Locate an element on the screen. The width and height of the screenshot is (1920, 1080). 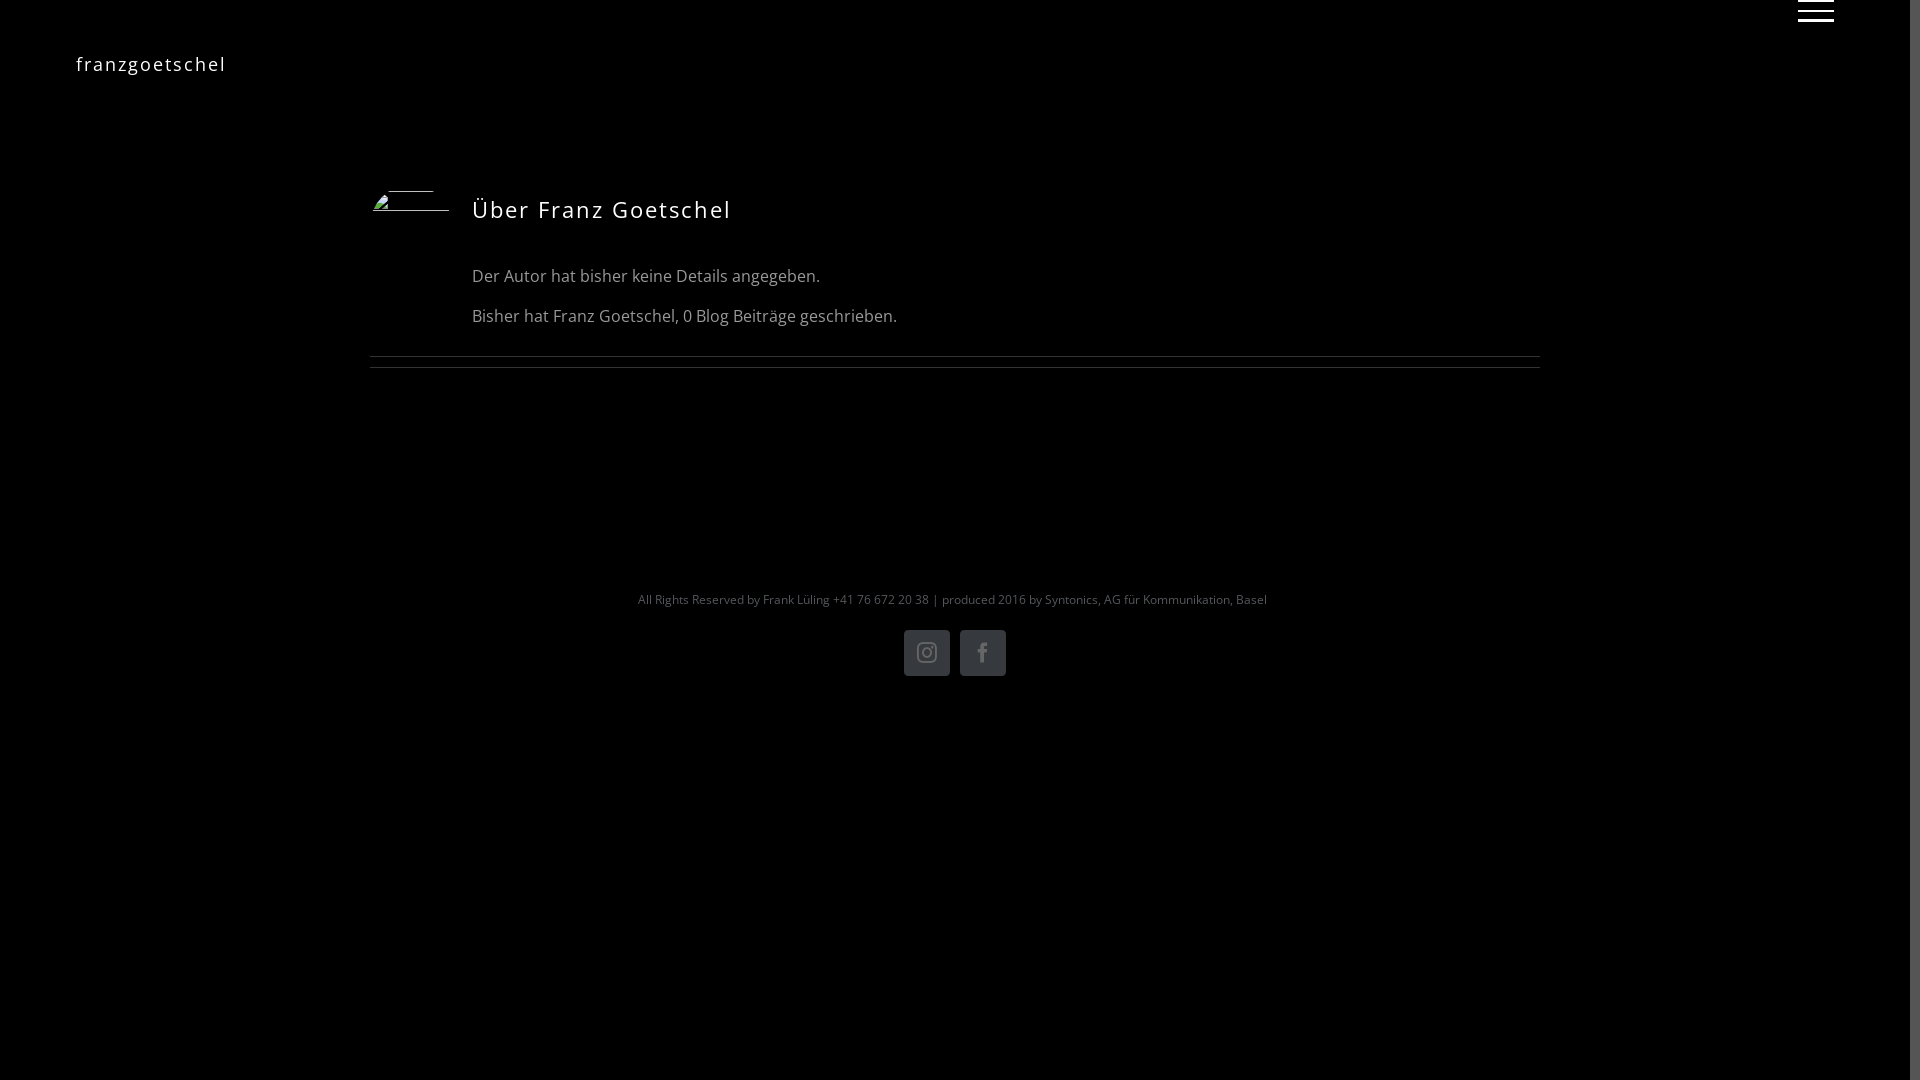
'Instagram' is located at coordinates (925, 652).